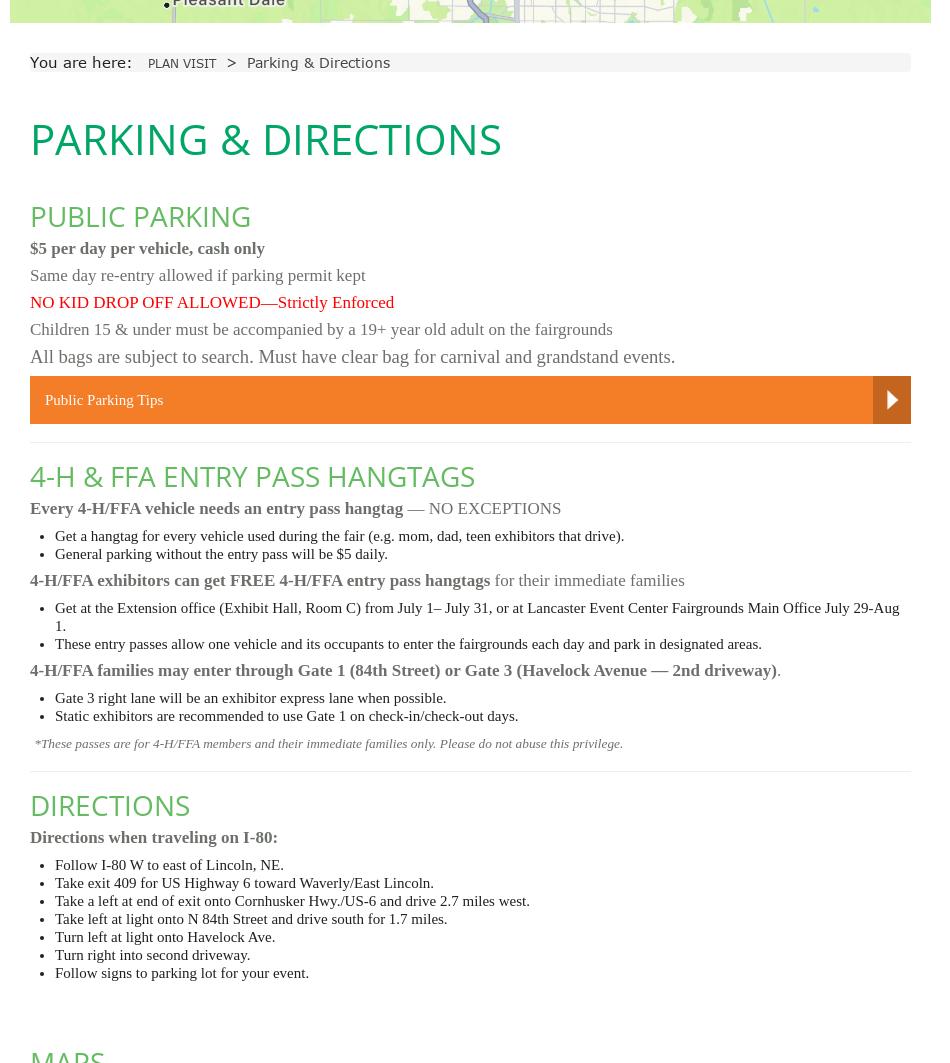 Image resolution: width=950 pixels, height=1063 pixels. What do you see at coordinates (147, 248) in the screenshot?
I see `'$5 per day per vehicle, cash only'` at bounding box center [147, 248].